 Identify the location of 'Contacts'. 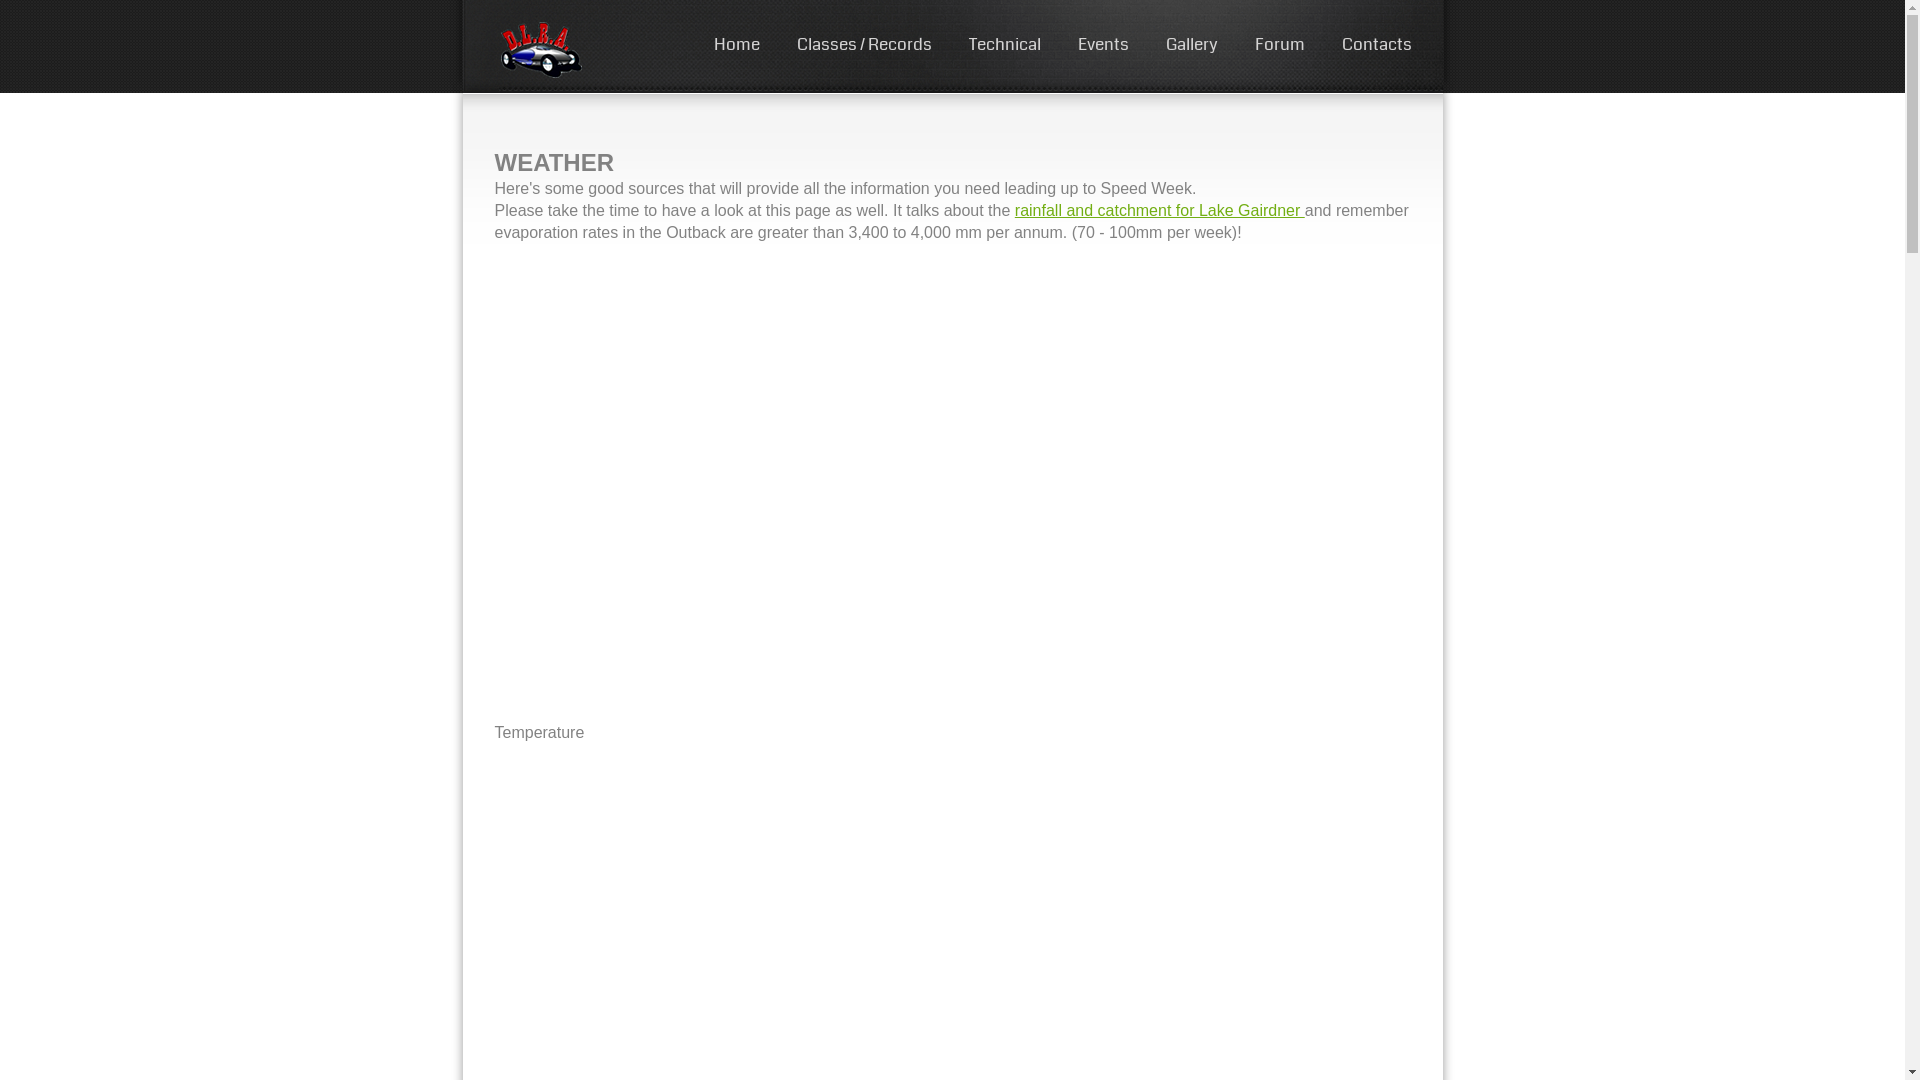
(1342, 44).